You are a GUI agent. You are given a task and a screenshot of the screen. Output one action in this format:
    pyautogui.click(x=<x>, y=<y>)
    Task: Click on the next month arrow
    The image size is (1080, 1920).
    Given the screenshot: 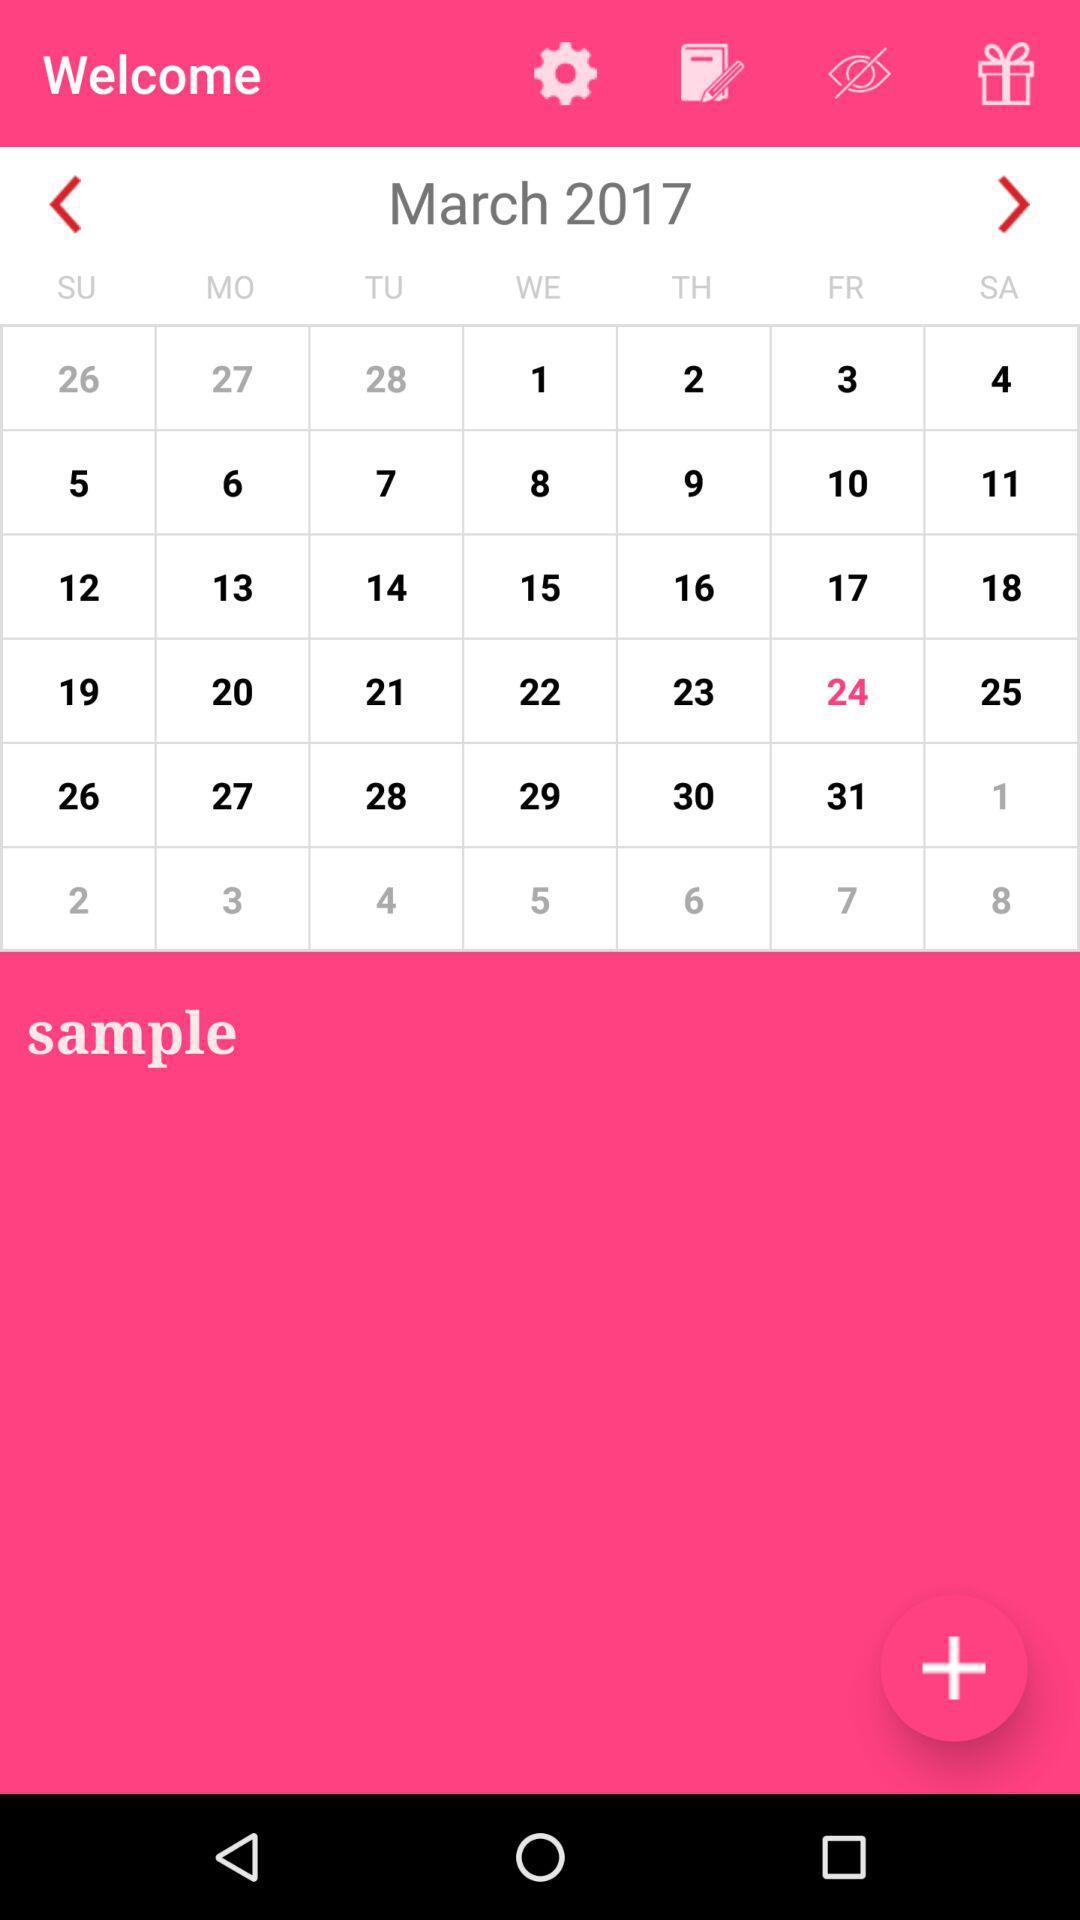 What is the action you would take?
    pyautogui.click(x=1014, y=204)
    